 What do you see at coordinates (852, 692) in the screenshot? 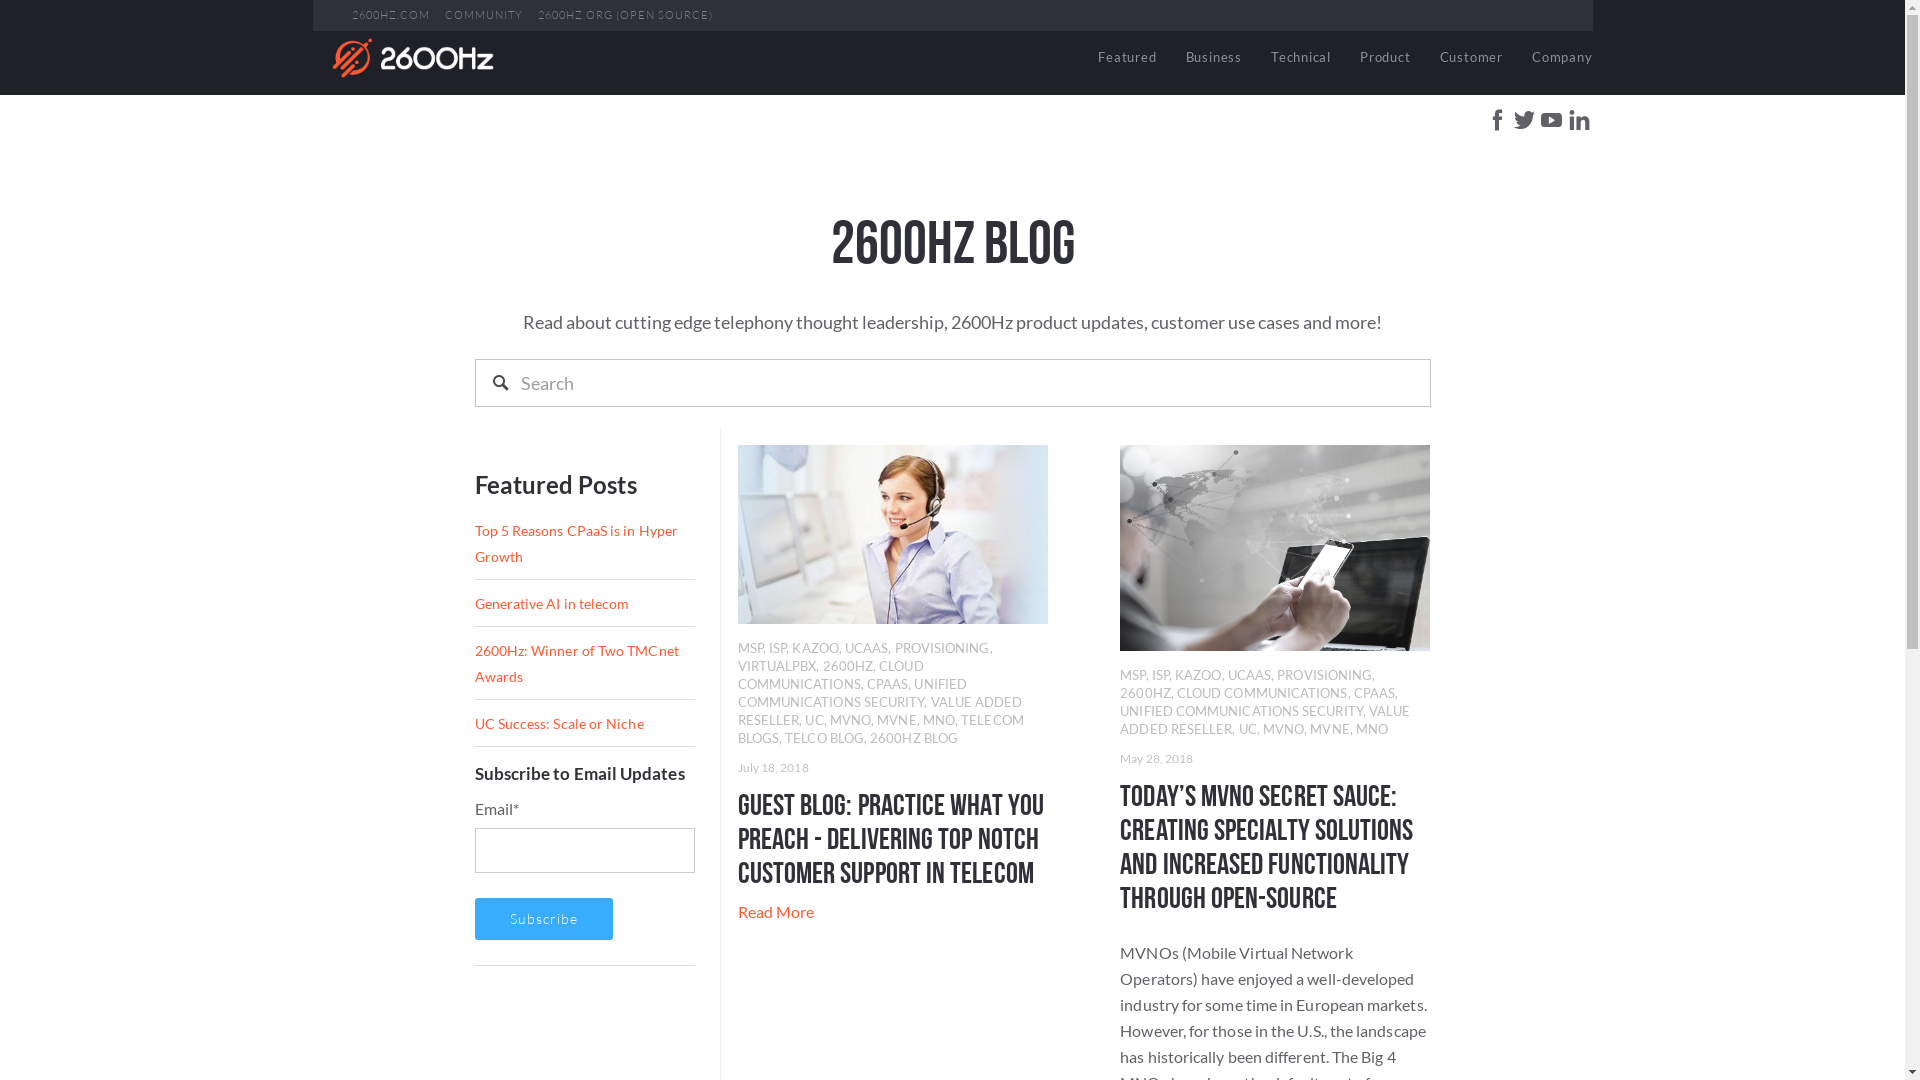
I see `'UNIFIED COMMUNICATIONS SECURITY'` at bounding box center [852, 692].